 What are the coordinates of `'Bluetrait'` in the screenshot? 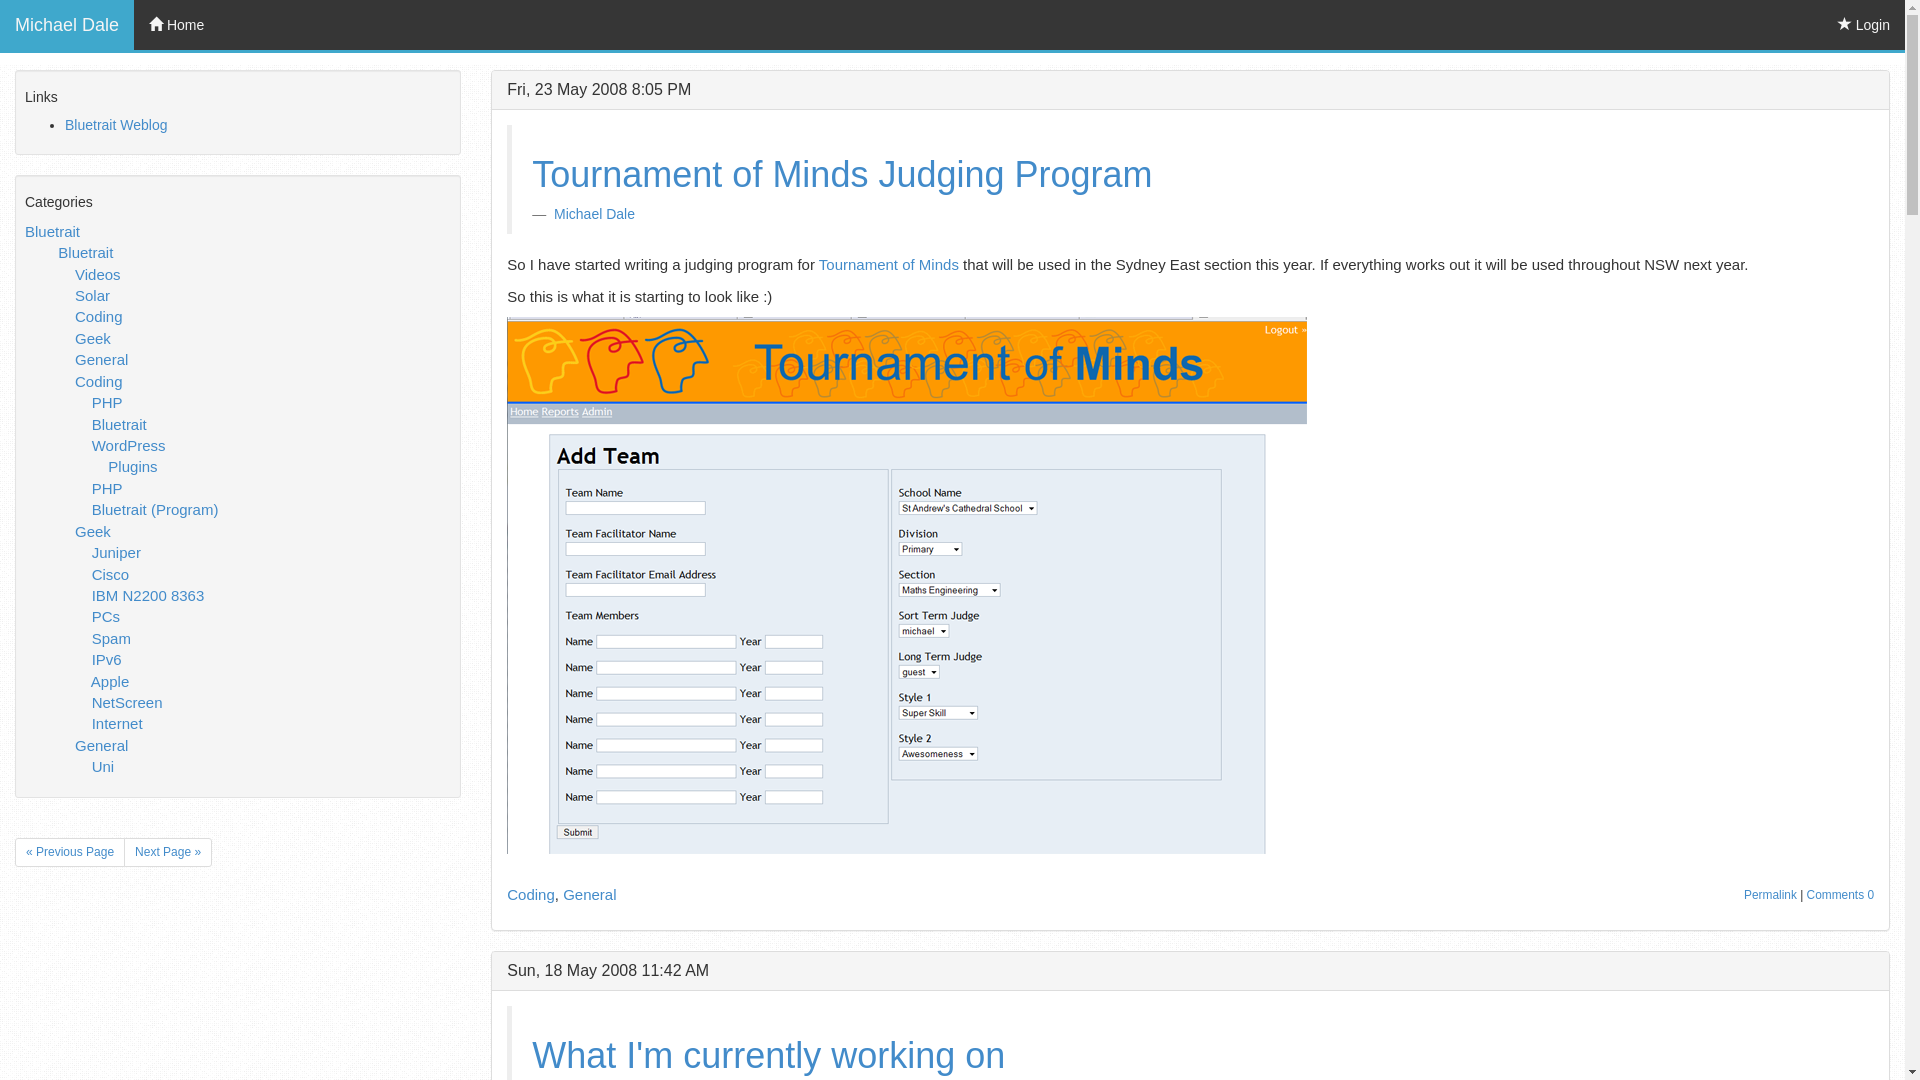 It's located at (57, 251).